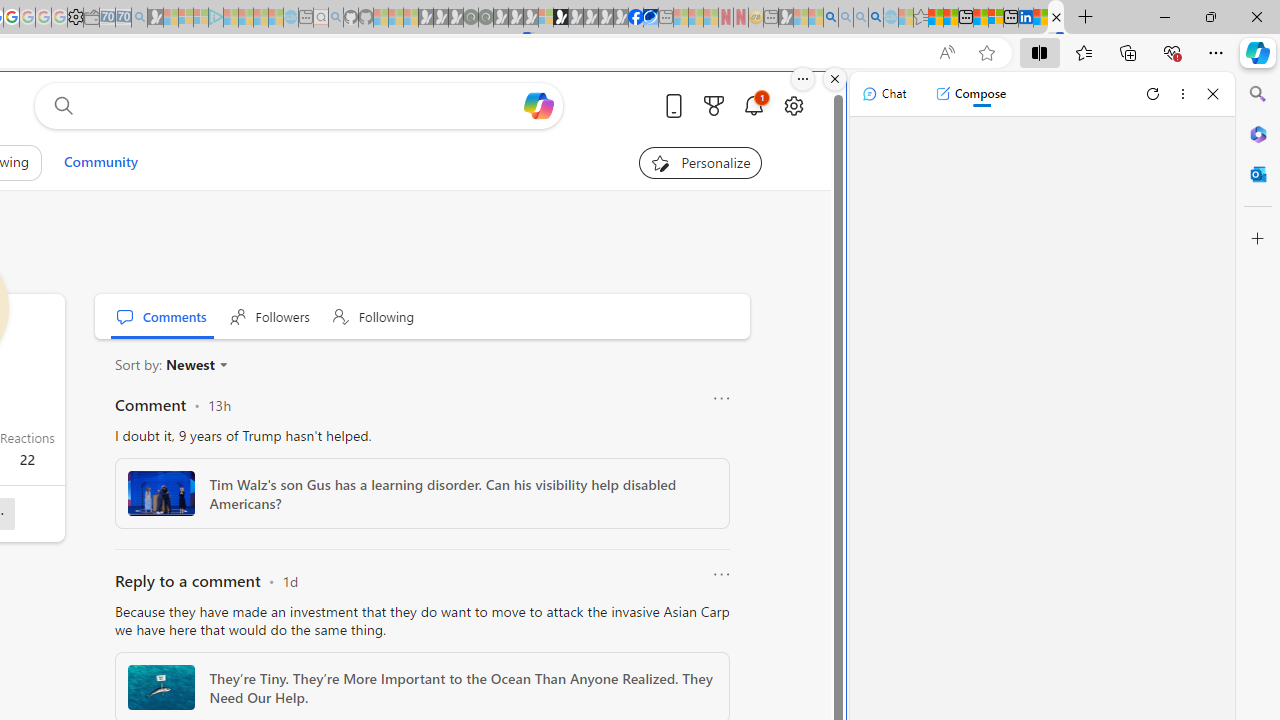 The width and height of the screenshot is (1280, 720). What do you see at coordinates (650, 17) in the screenshot?
I see `'AQI & Health | AirNow.gov'` at bounding box center [650, 17].